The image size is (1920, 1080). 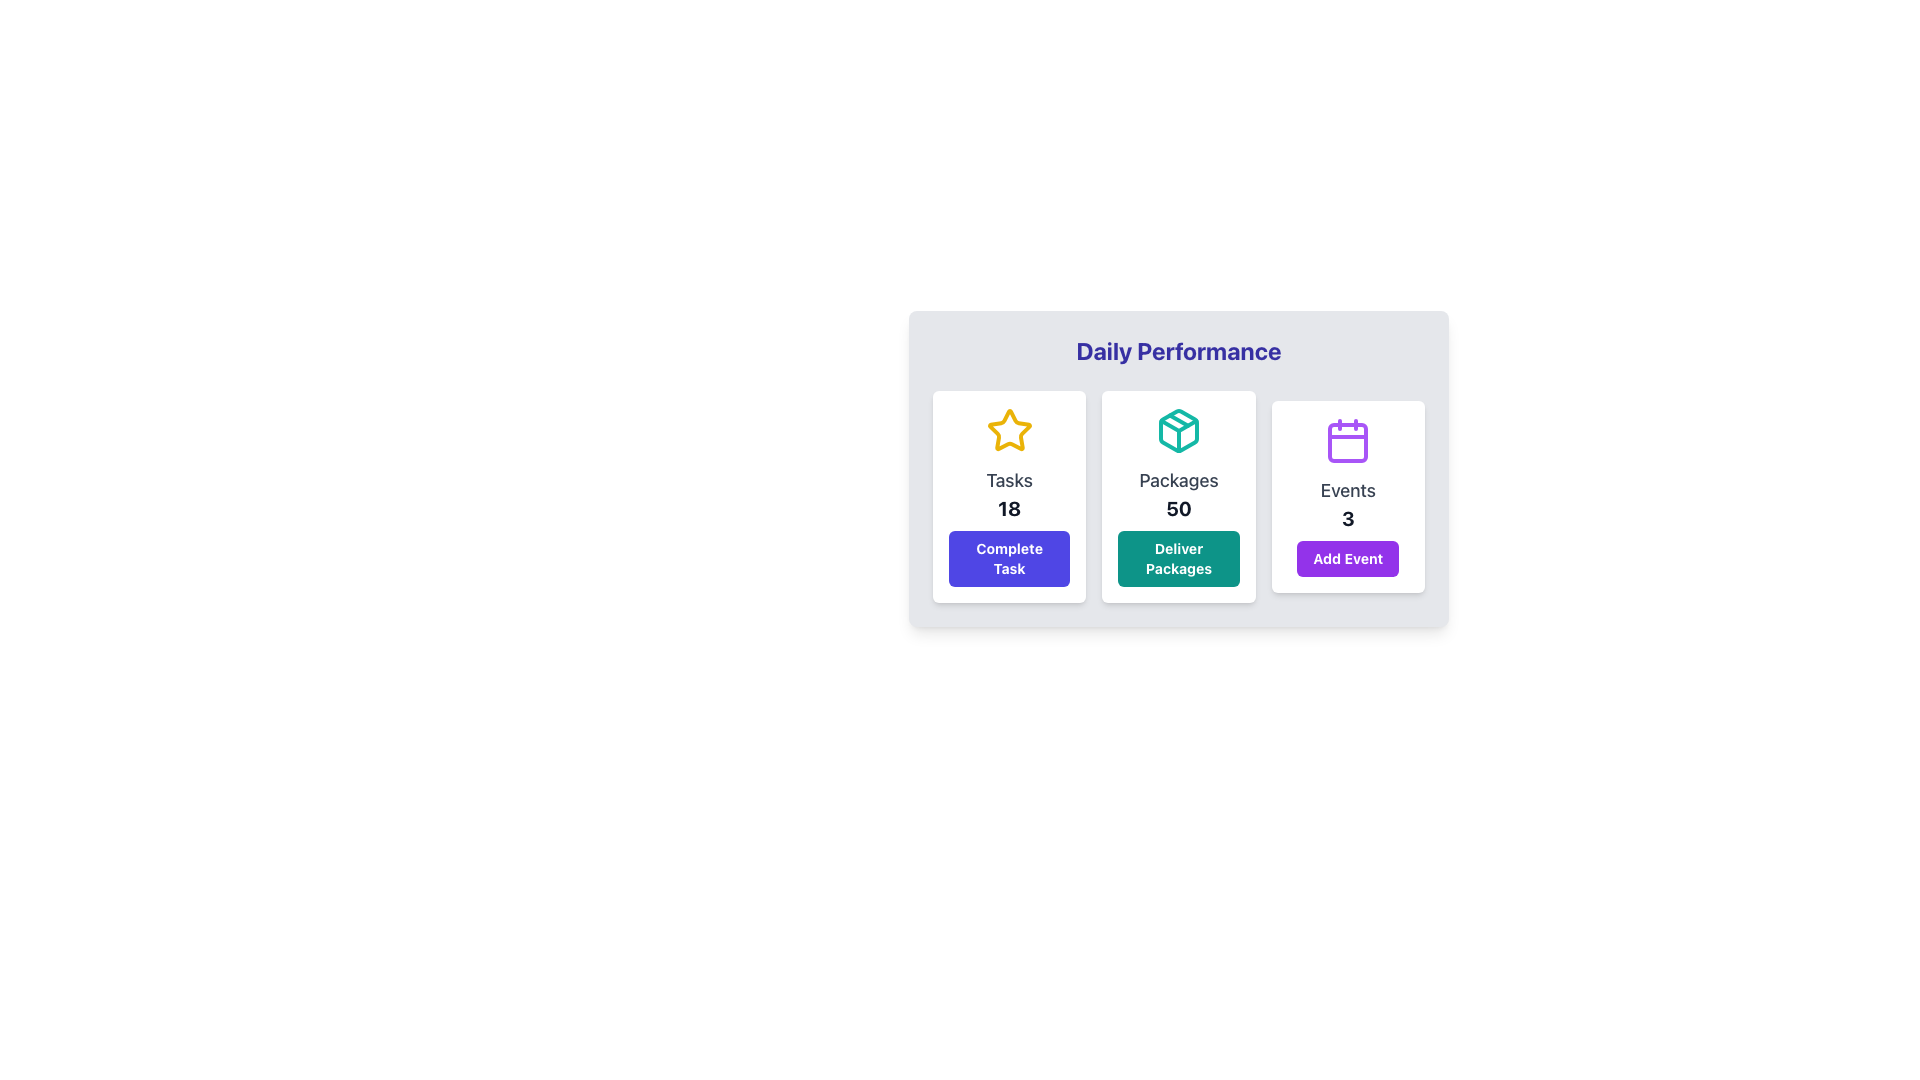 I want to click on the text label displaying 'Packages' in dark gray font, located in the second card of the 'Daily Performance' section between the package box icon and the number '50', so click(x=1179, y=481).